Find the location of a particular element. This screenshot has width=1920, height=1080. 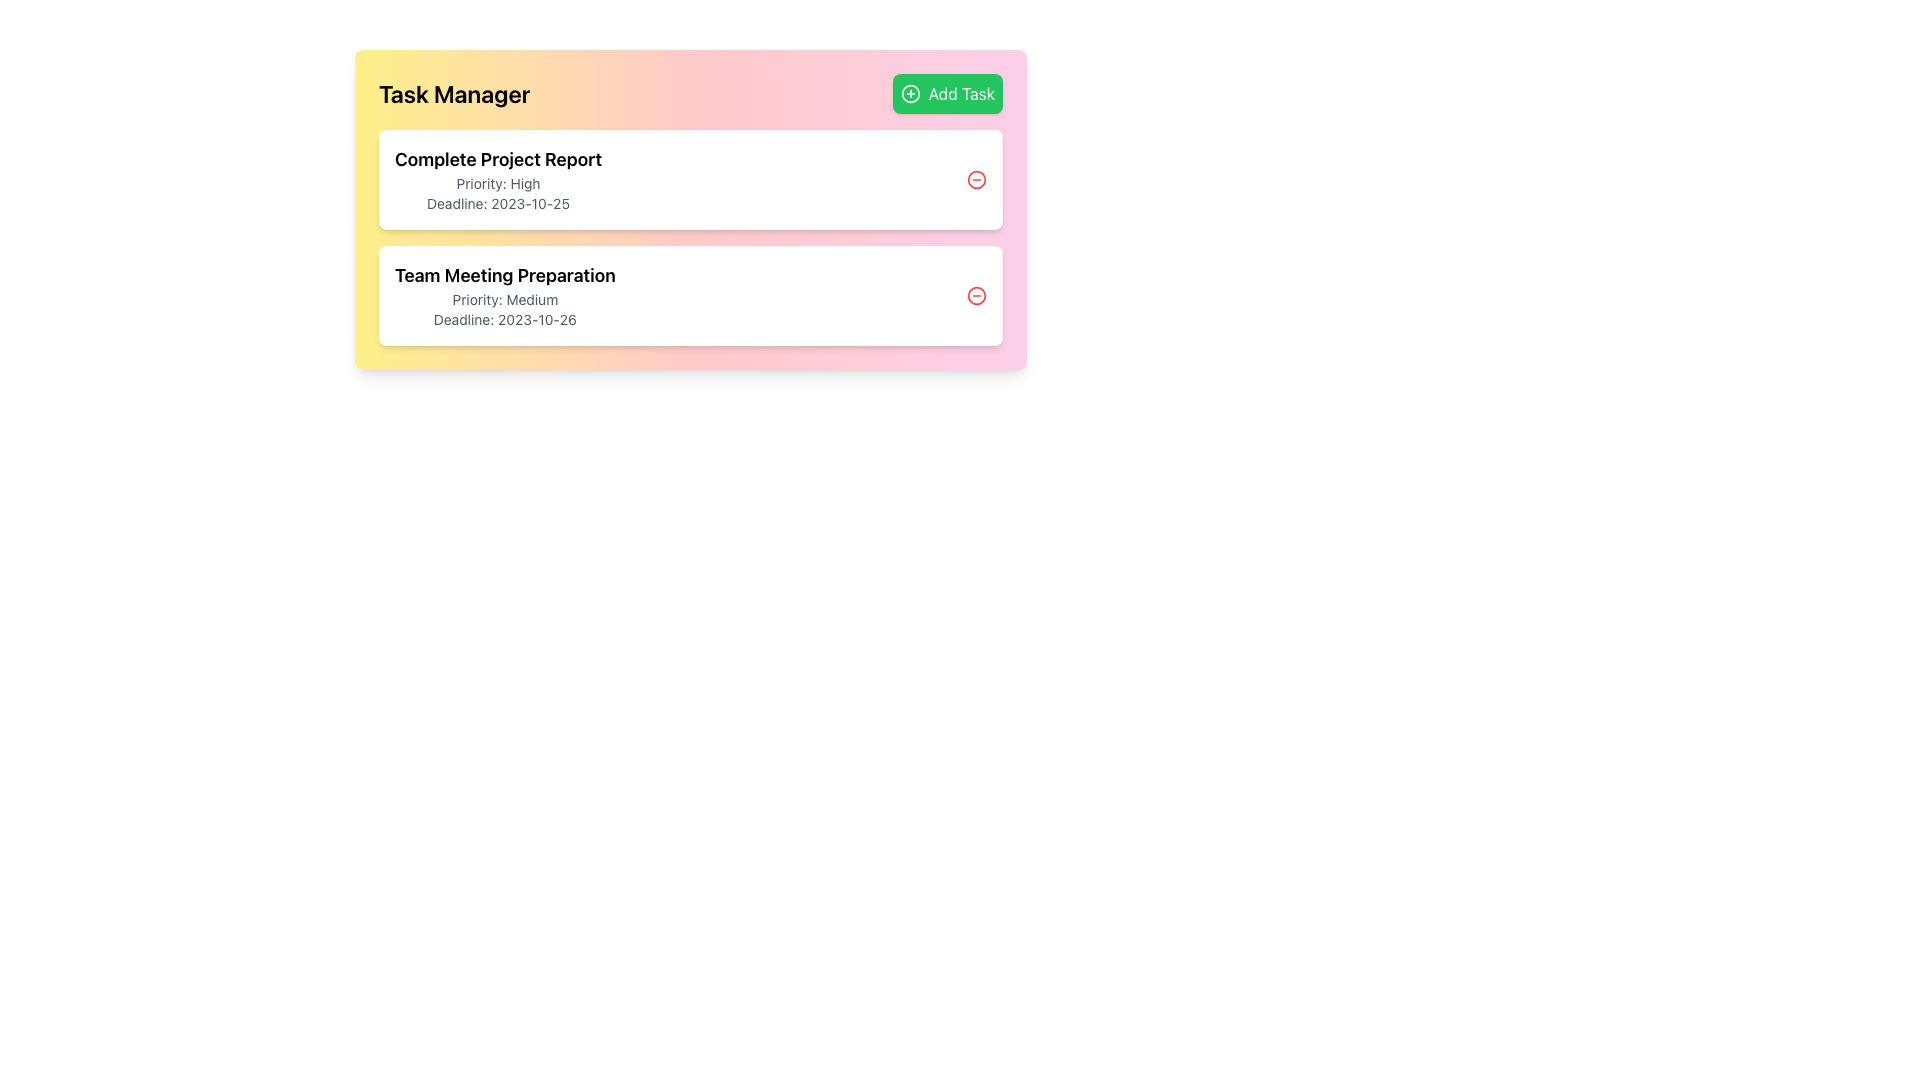

the circular icon with a green stroke and a plus sign, located to the left of the 'Add Task' button in the Task Manager interface is located at coordinates (909, 93).